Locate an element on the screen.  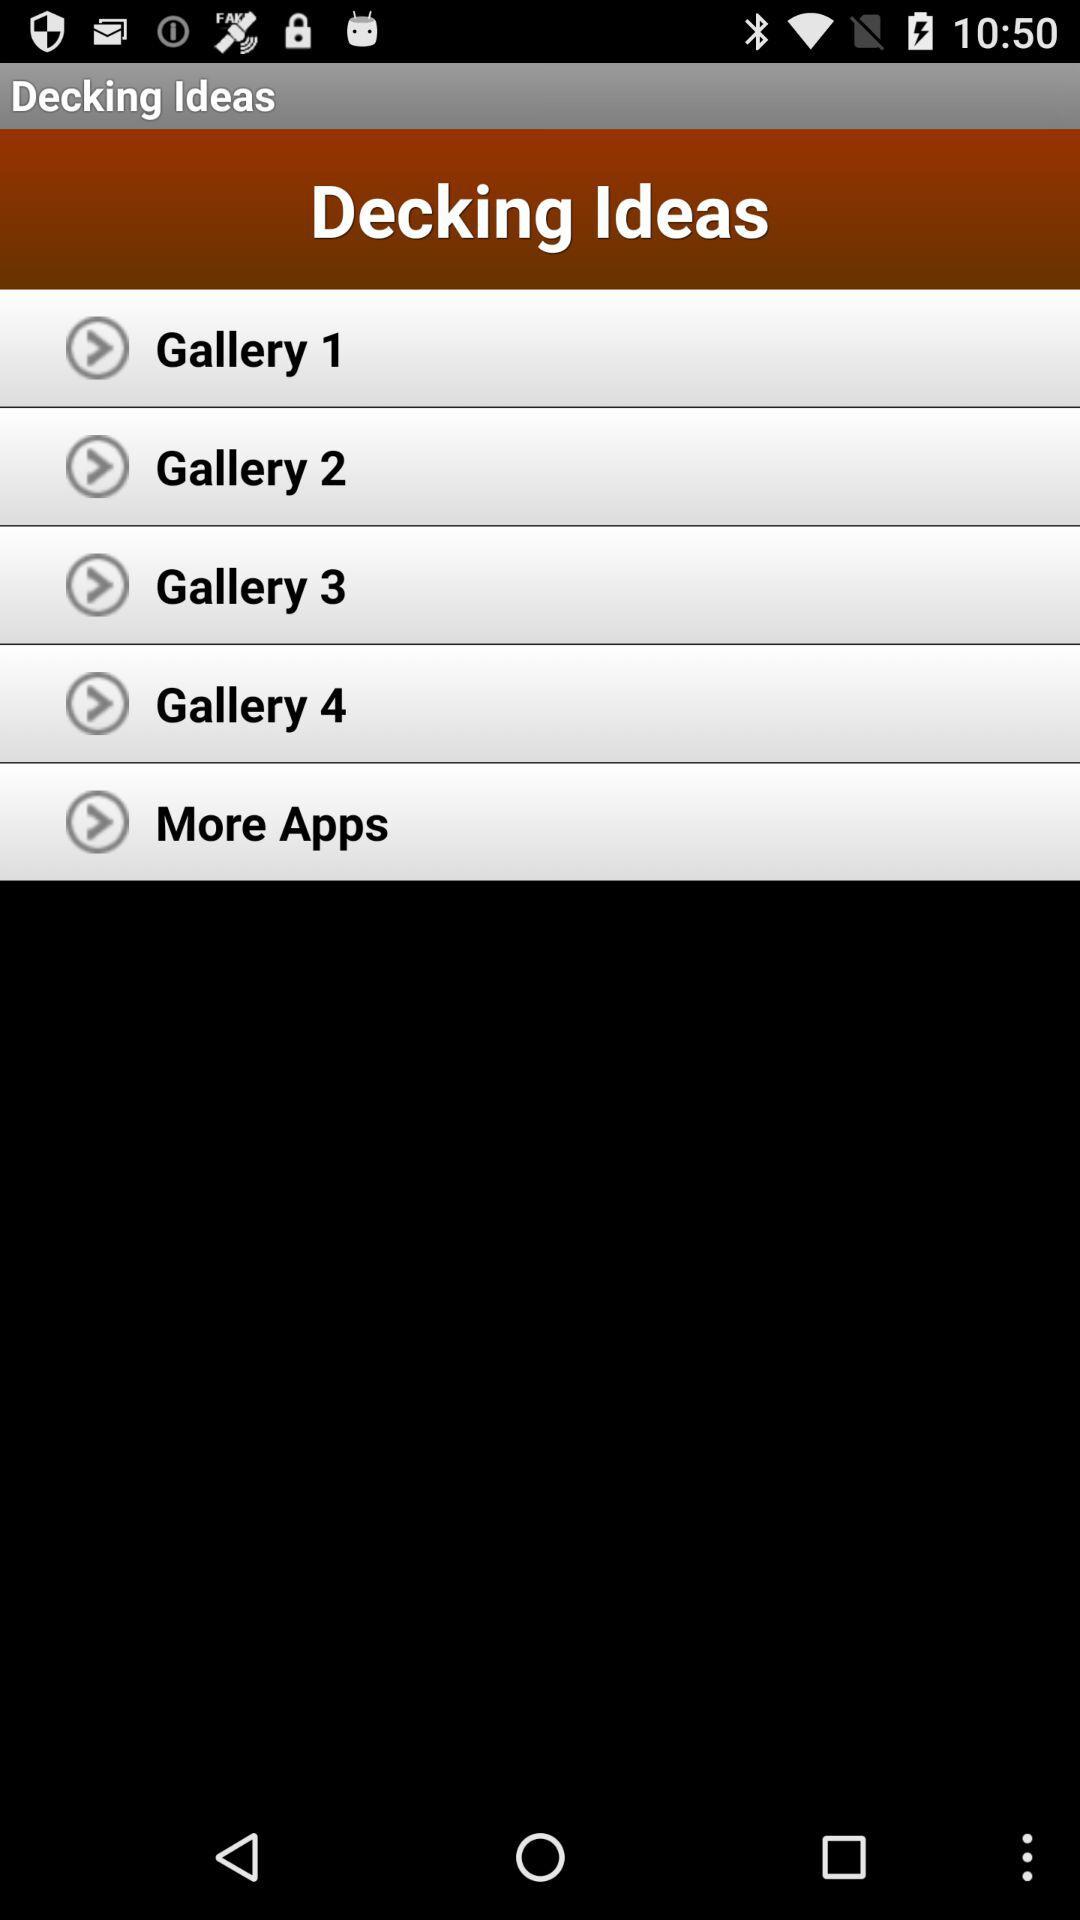
icon above the gallery 4 is located at coordinates (250, 584).